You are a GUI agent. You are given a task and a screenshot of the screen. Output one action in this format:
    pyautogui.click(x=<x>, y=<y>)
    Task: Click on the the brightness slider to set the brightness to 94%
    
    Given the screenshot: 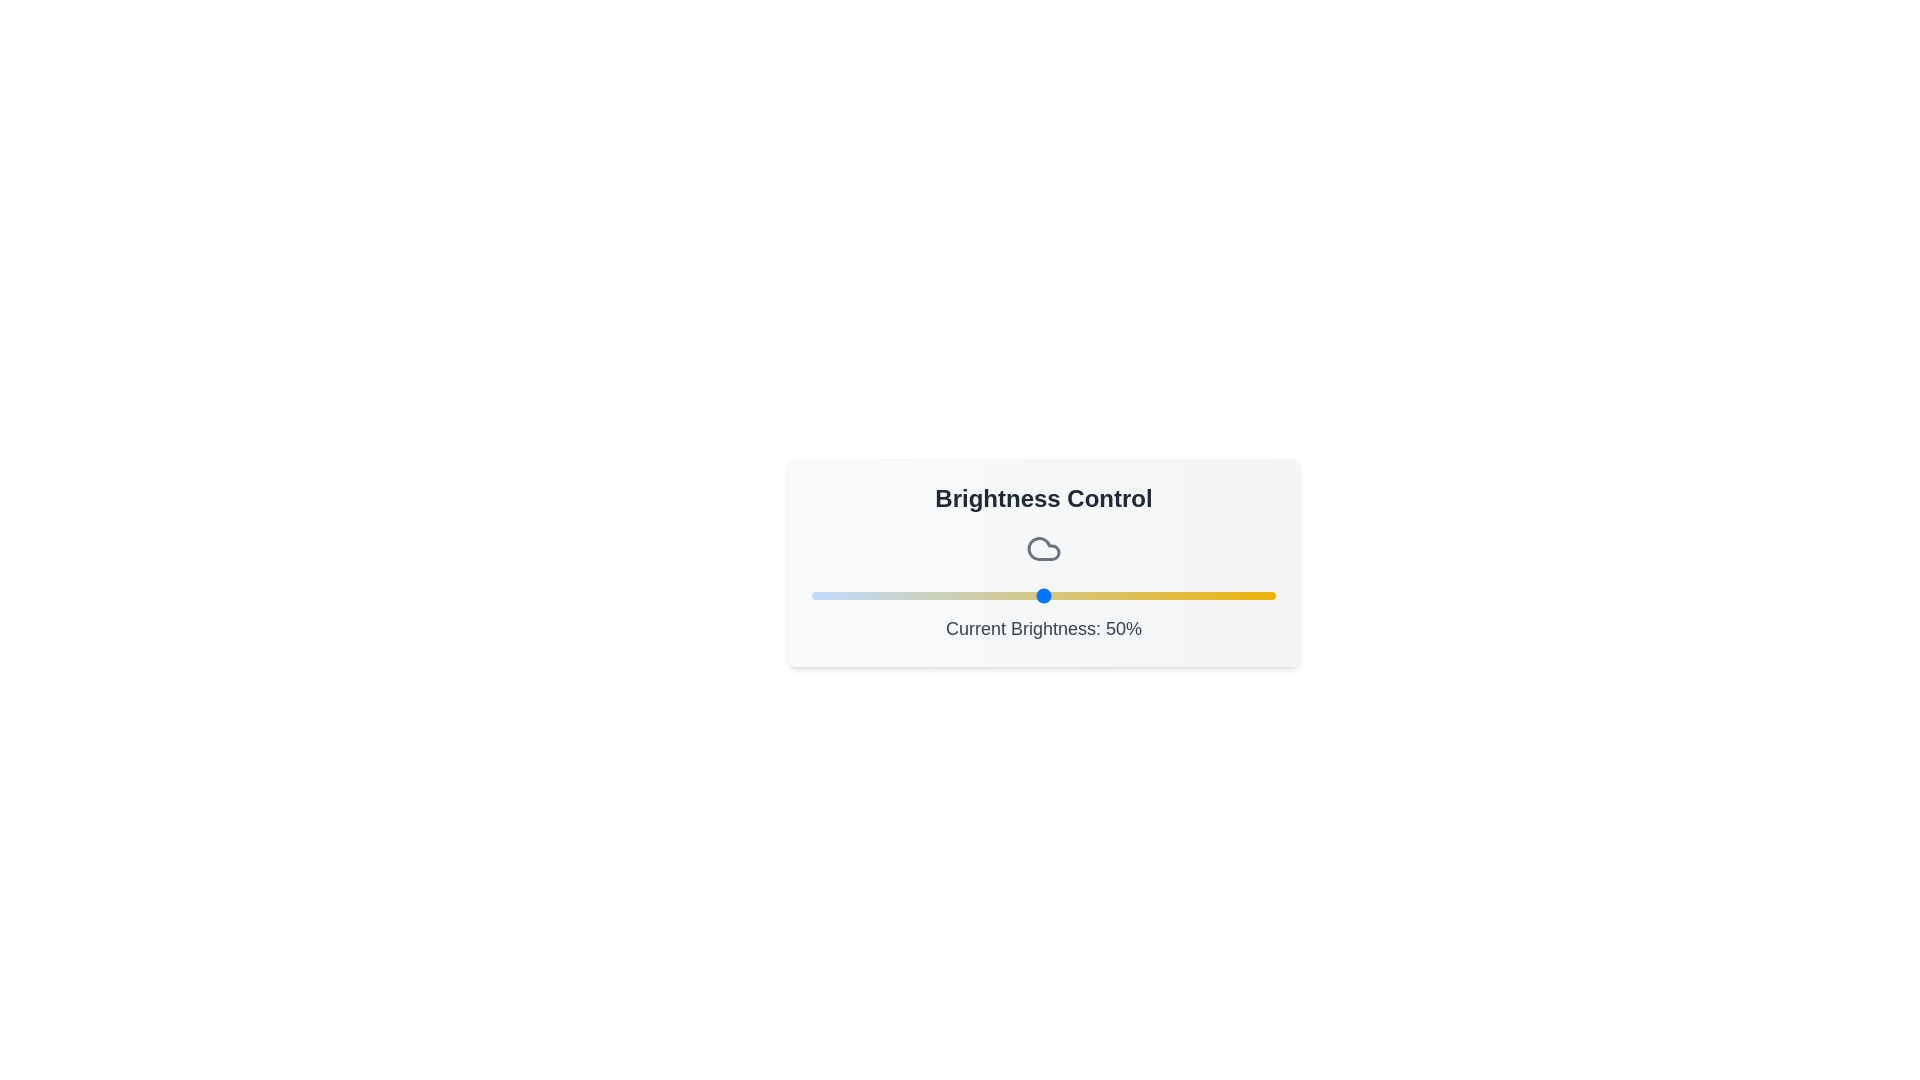 What is the action you would take?
    pyautogui.click(x=1247, y=595)
    